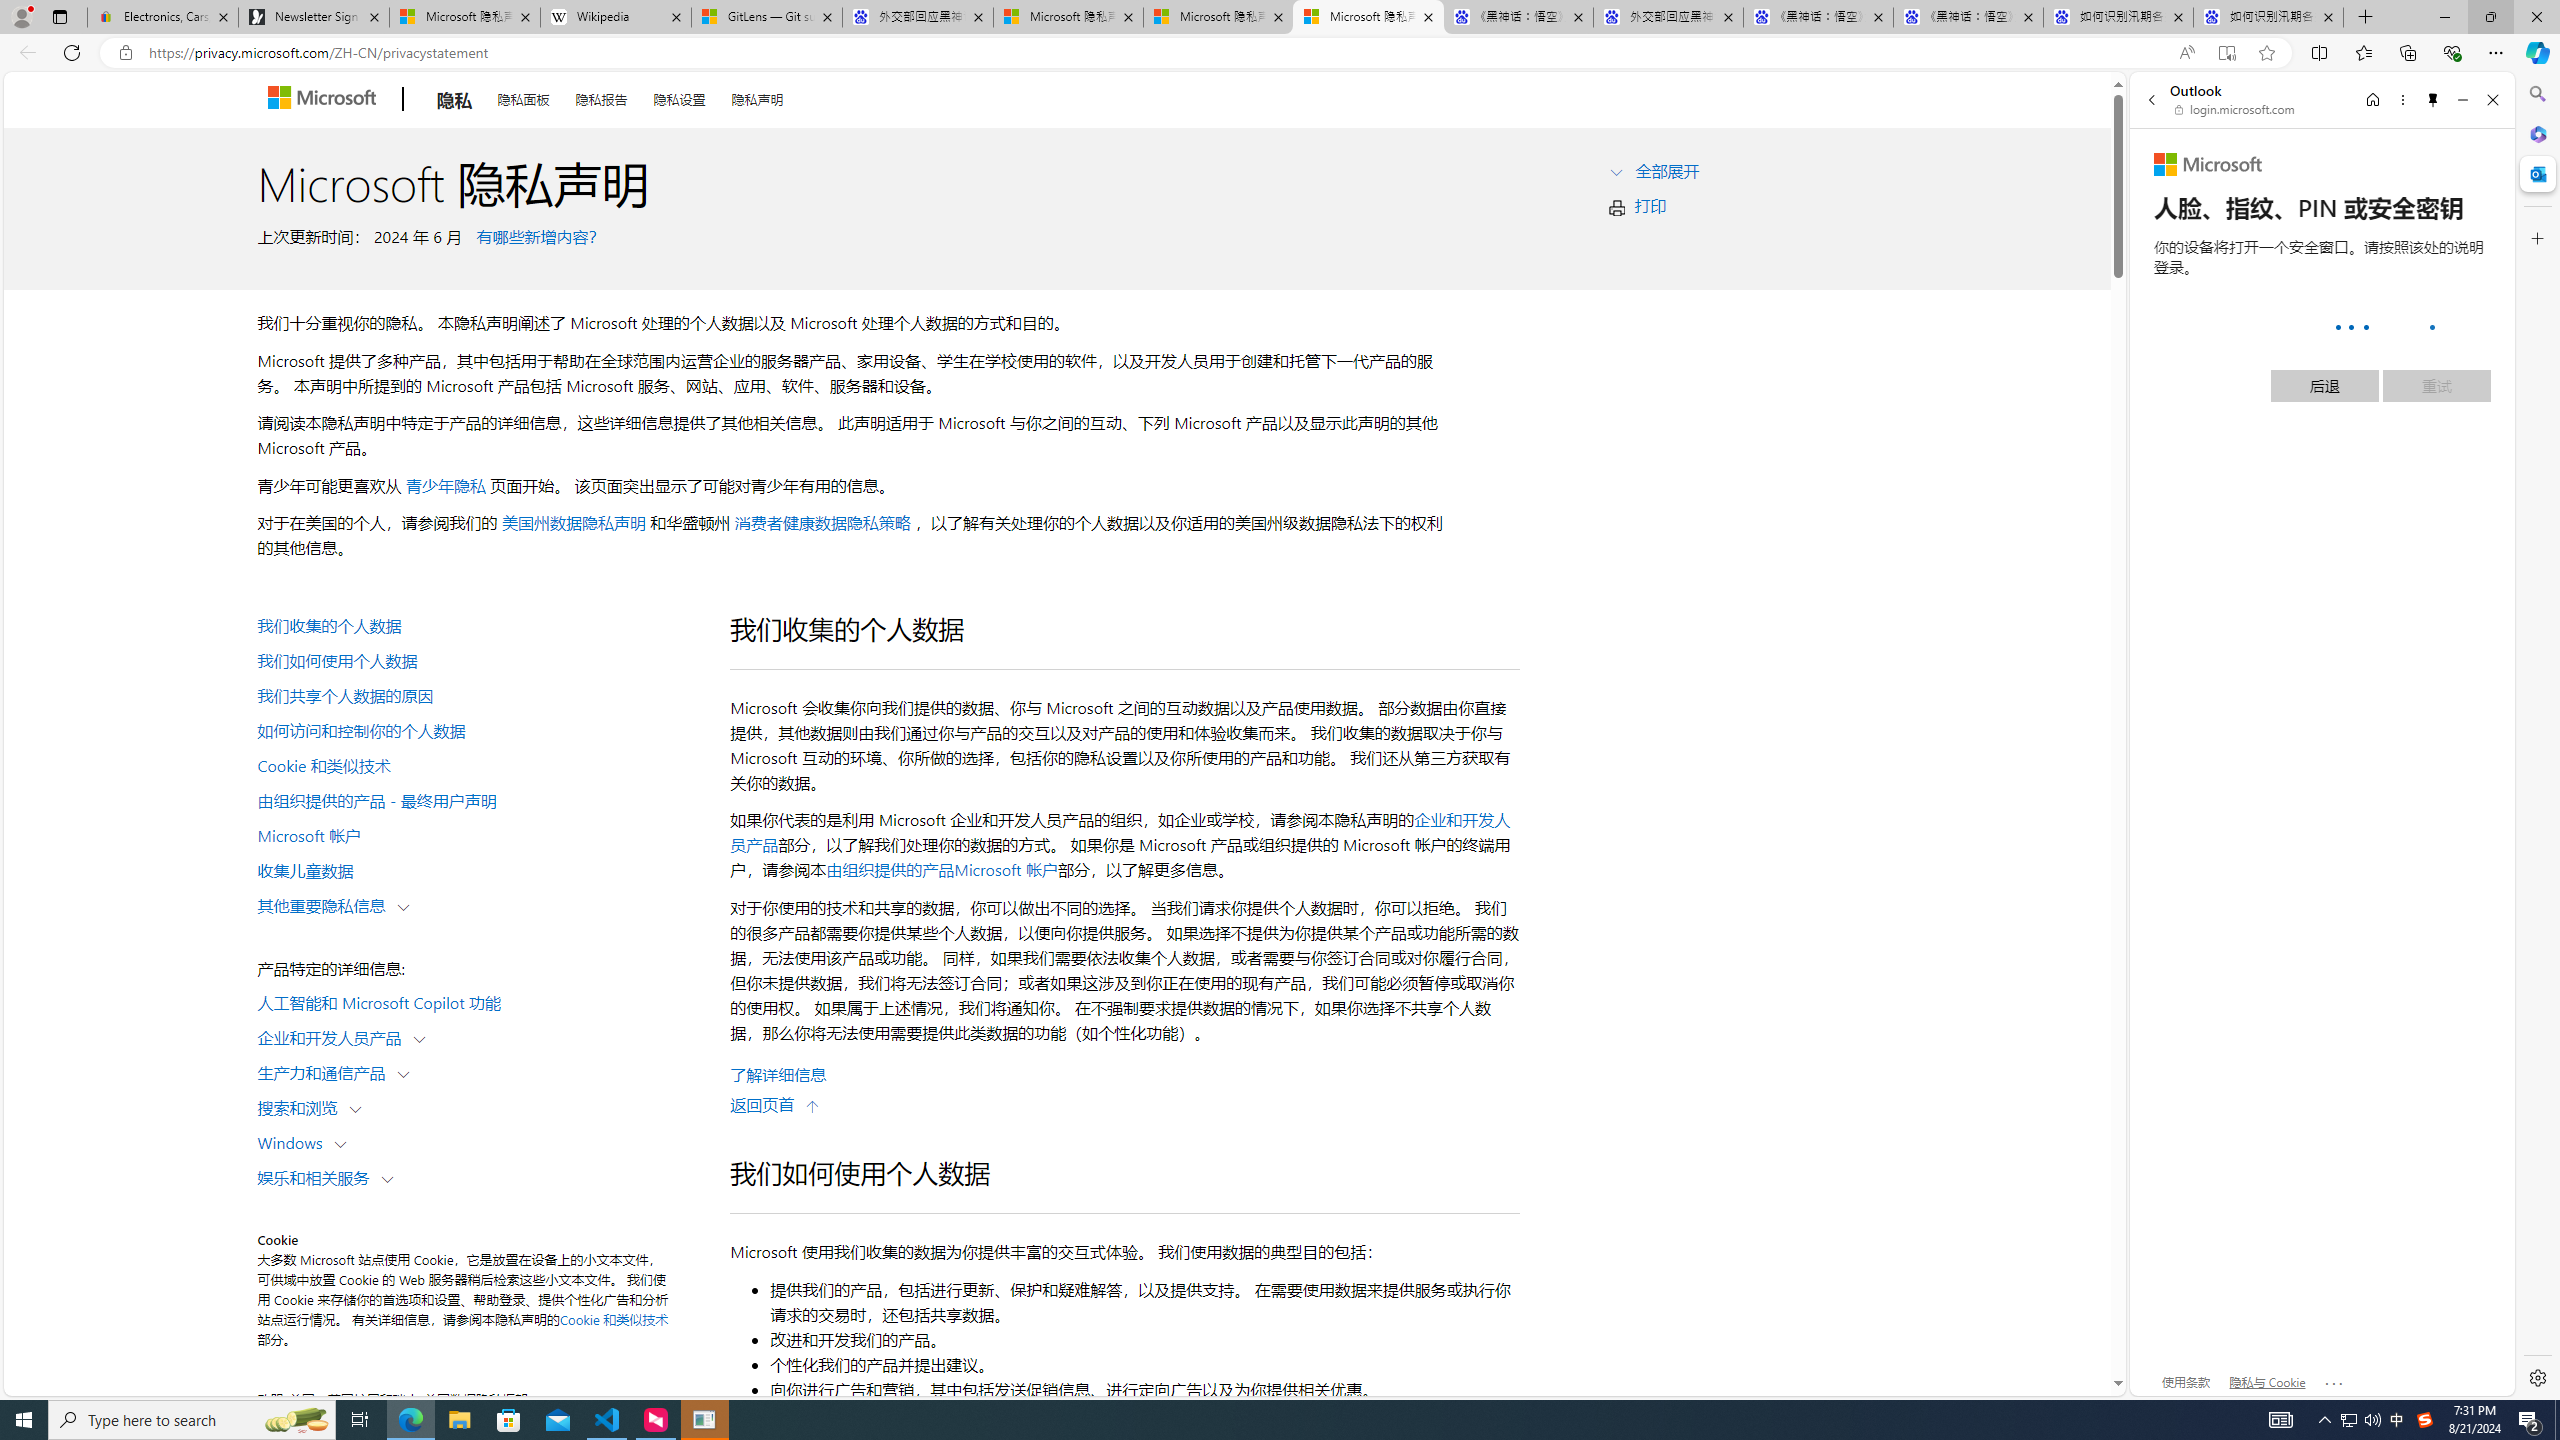 The height and width of the screenshot is (1440, 2560). I want to click on 'login.microsoft.com', so click(2235, 108).